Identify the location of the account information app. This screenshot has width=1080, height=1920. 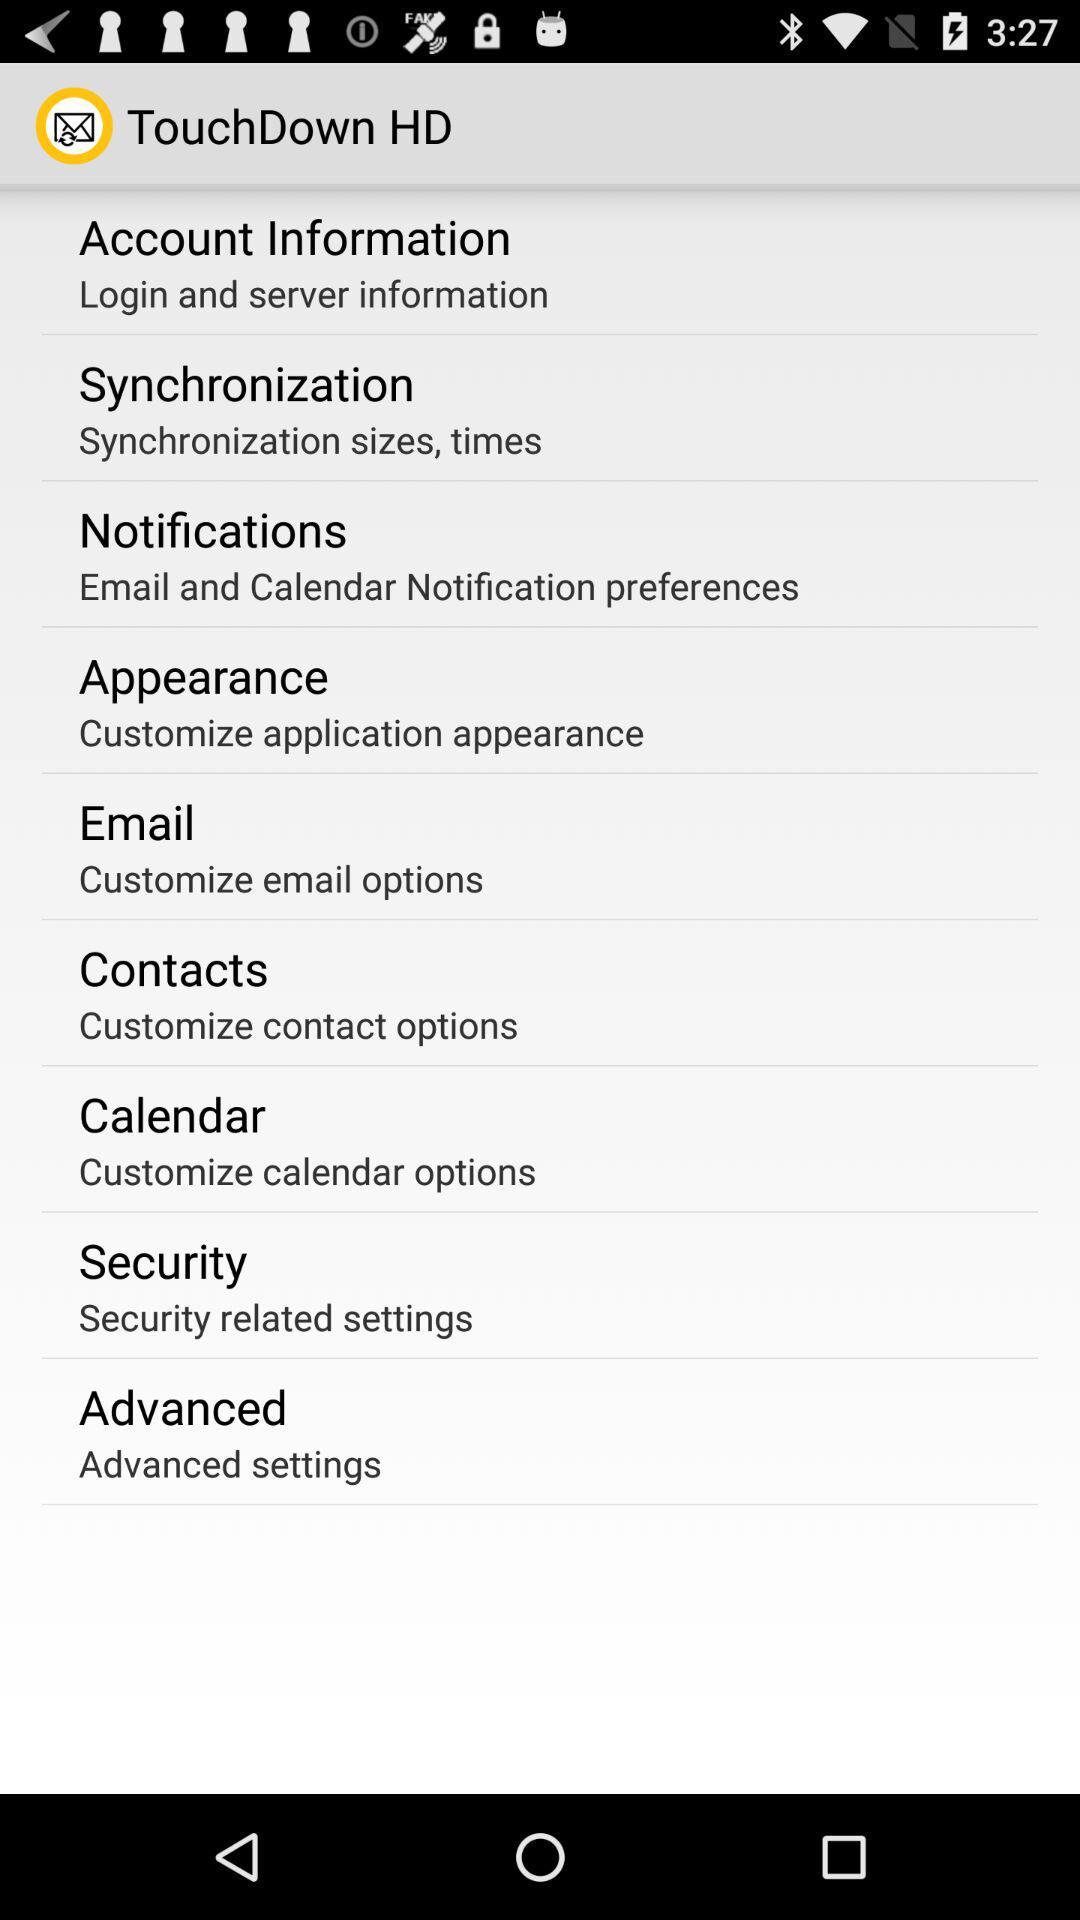
(295, 236).